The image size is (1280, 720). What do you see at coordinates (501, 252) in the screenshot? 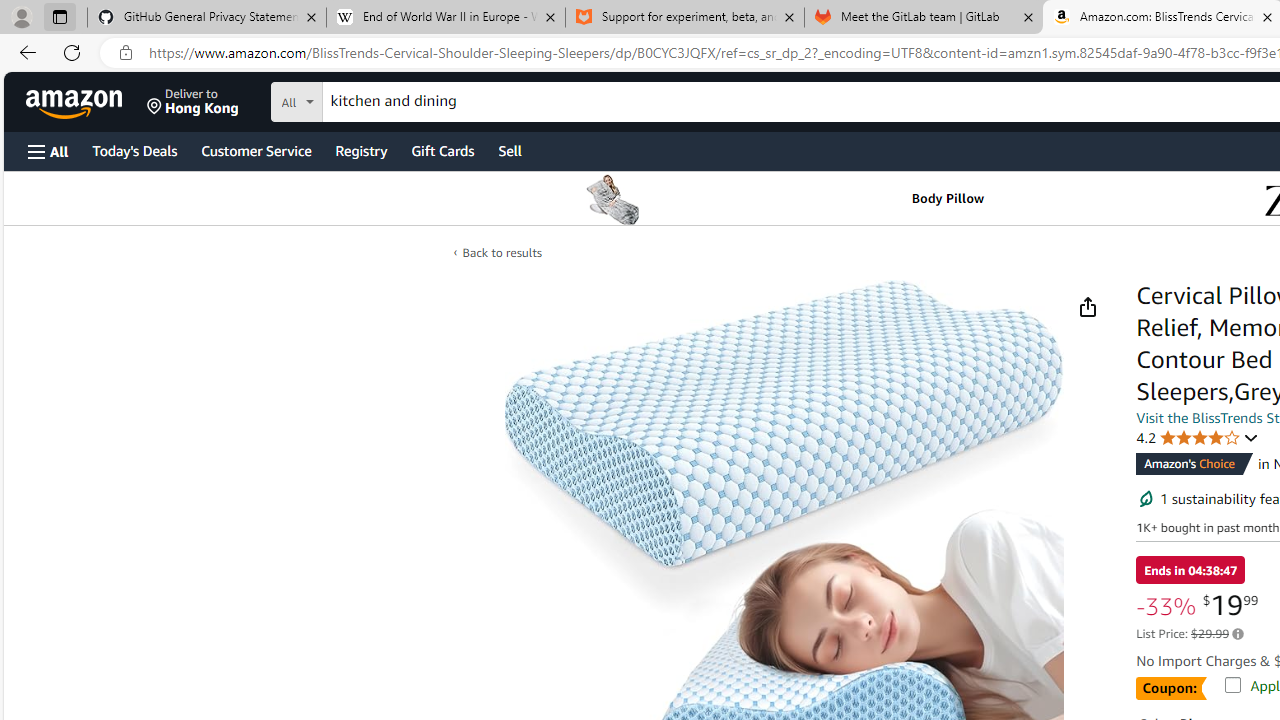
I see `'Back to results'` at bounding box center [501, 252].